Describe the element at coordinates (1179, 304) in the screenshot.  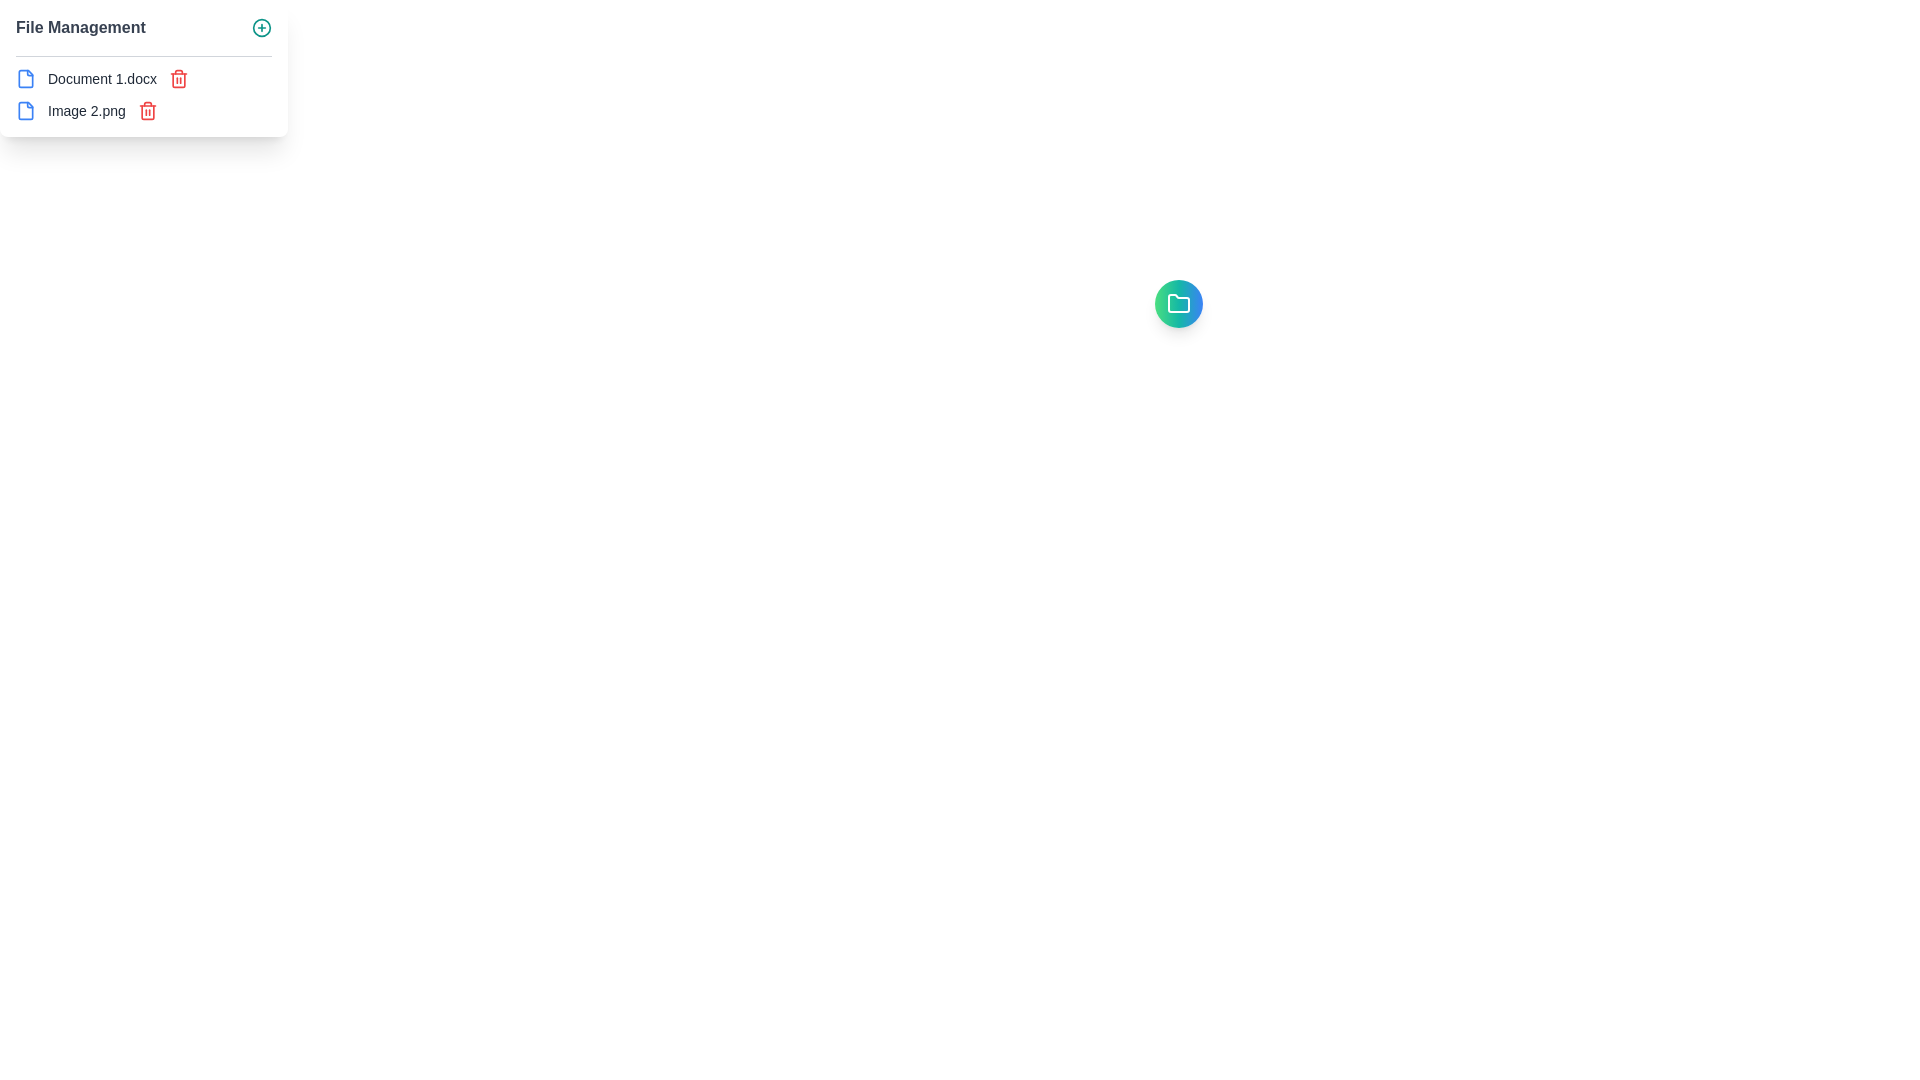
I see `the folder-shaped icon that is centered within a circular button with a gradient background transitioning from green to blue` at that location.